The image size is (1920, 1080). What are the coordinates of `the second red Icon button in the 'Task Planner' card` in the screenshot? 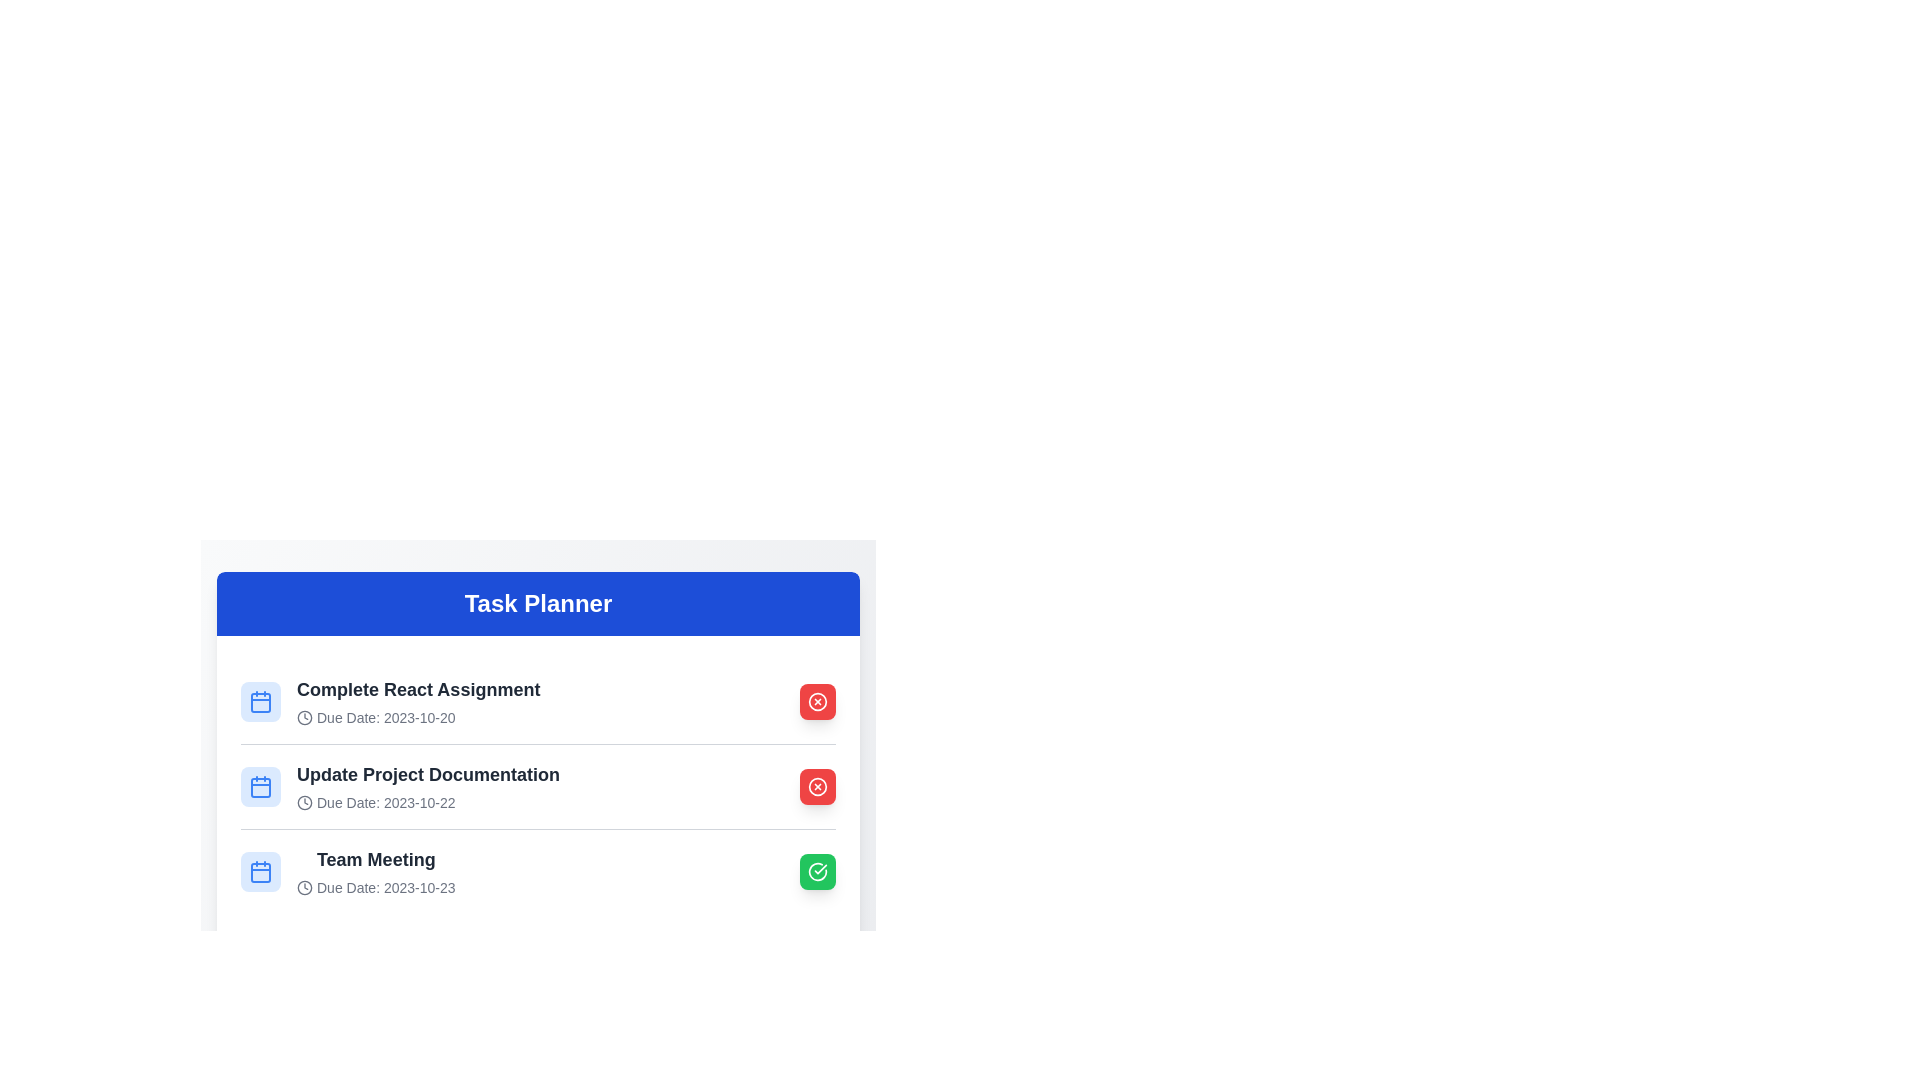 It's located at (817, 701).